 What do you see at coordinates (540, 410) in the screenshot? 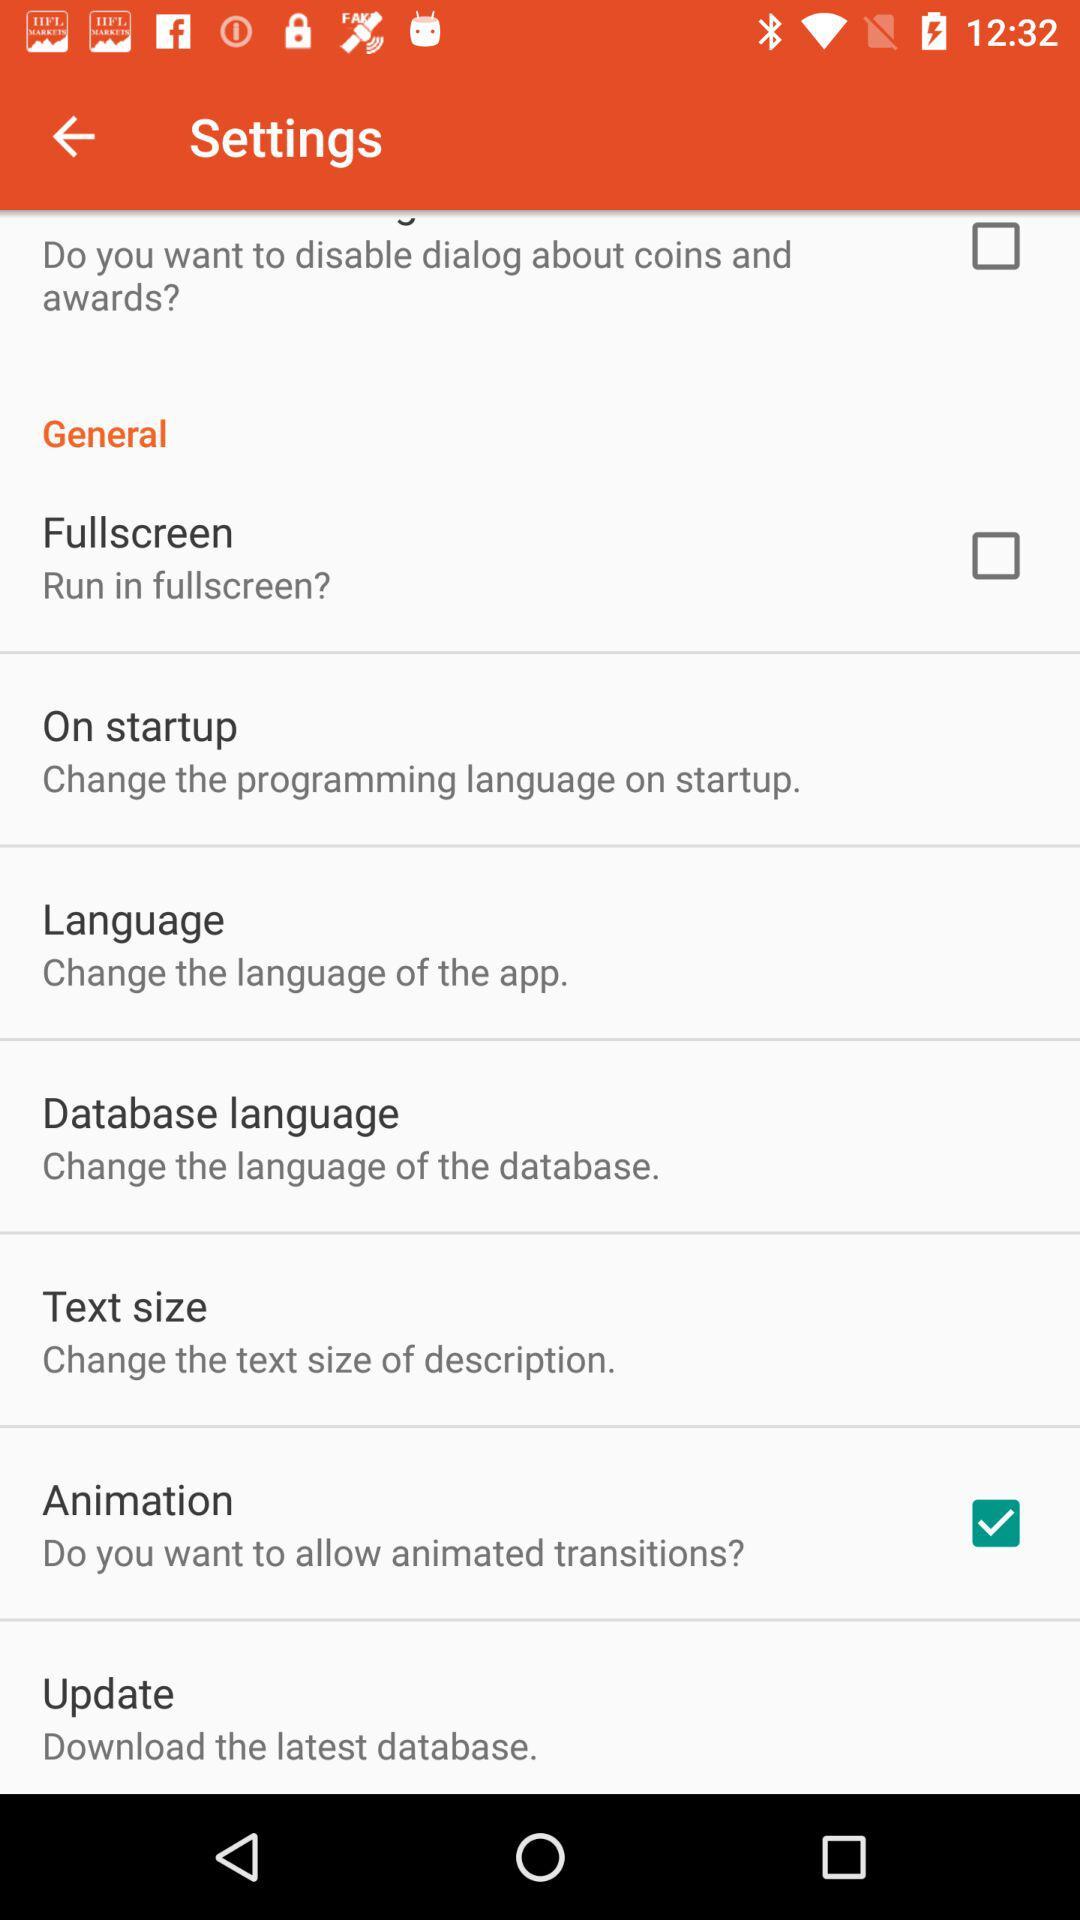
I see `the general item` at bounding box center [540, 410].